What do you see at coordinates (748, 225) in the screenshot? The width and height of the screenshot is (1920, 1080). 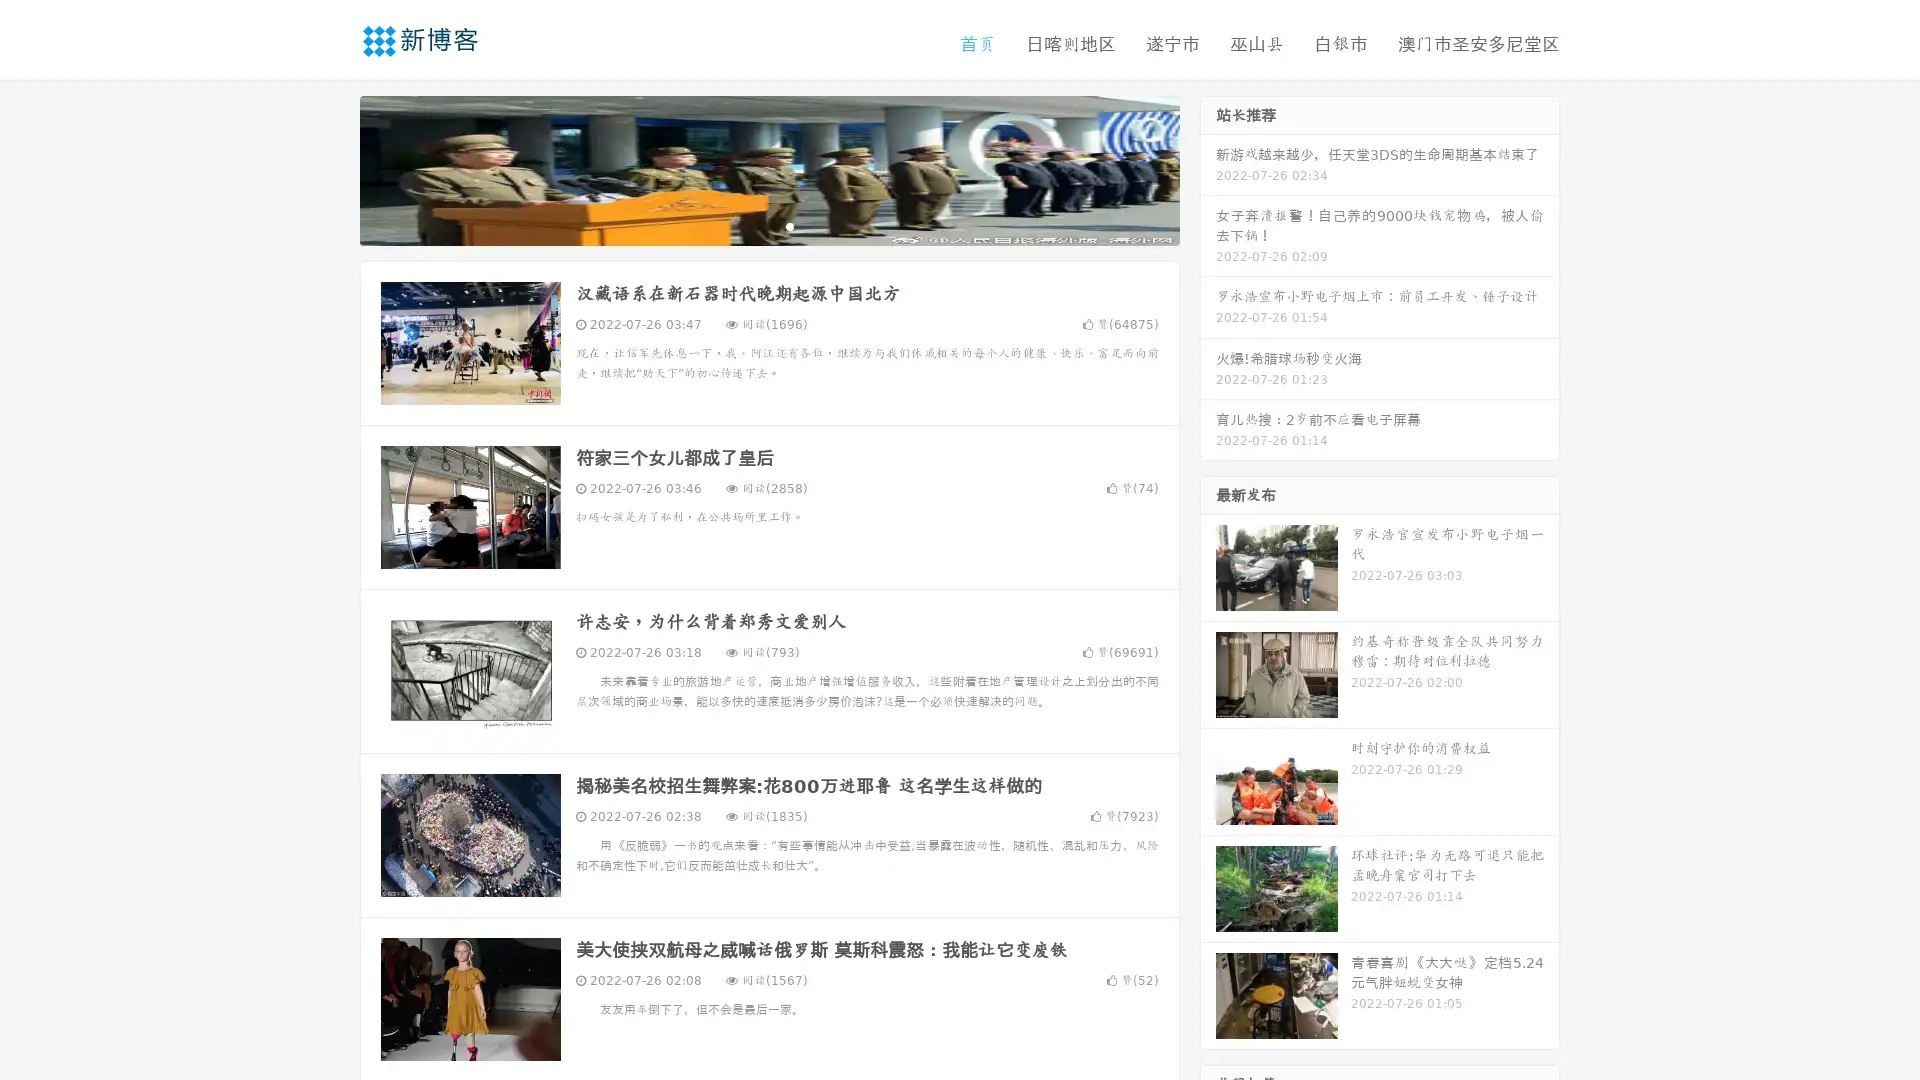 I see `Go to slide 1` at bounding box center [748, 225].